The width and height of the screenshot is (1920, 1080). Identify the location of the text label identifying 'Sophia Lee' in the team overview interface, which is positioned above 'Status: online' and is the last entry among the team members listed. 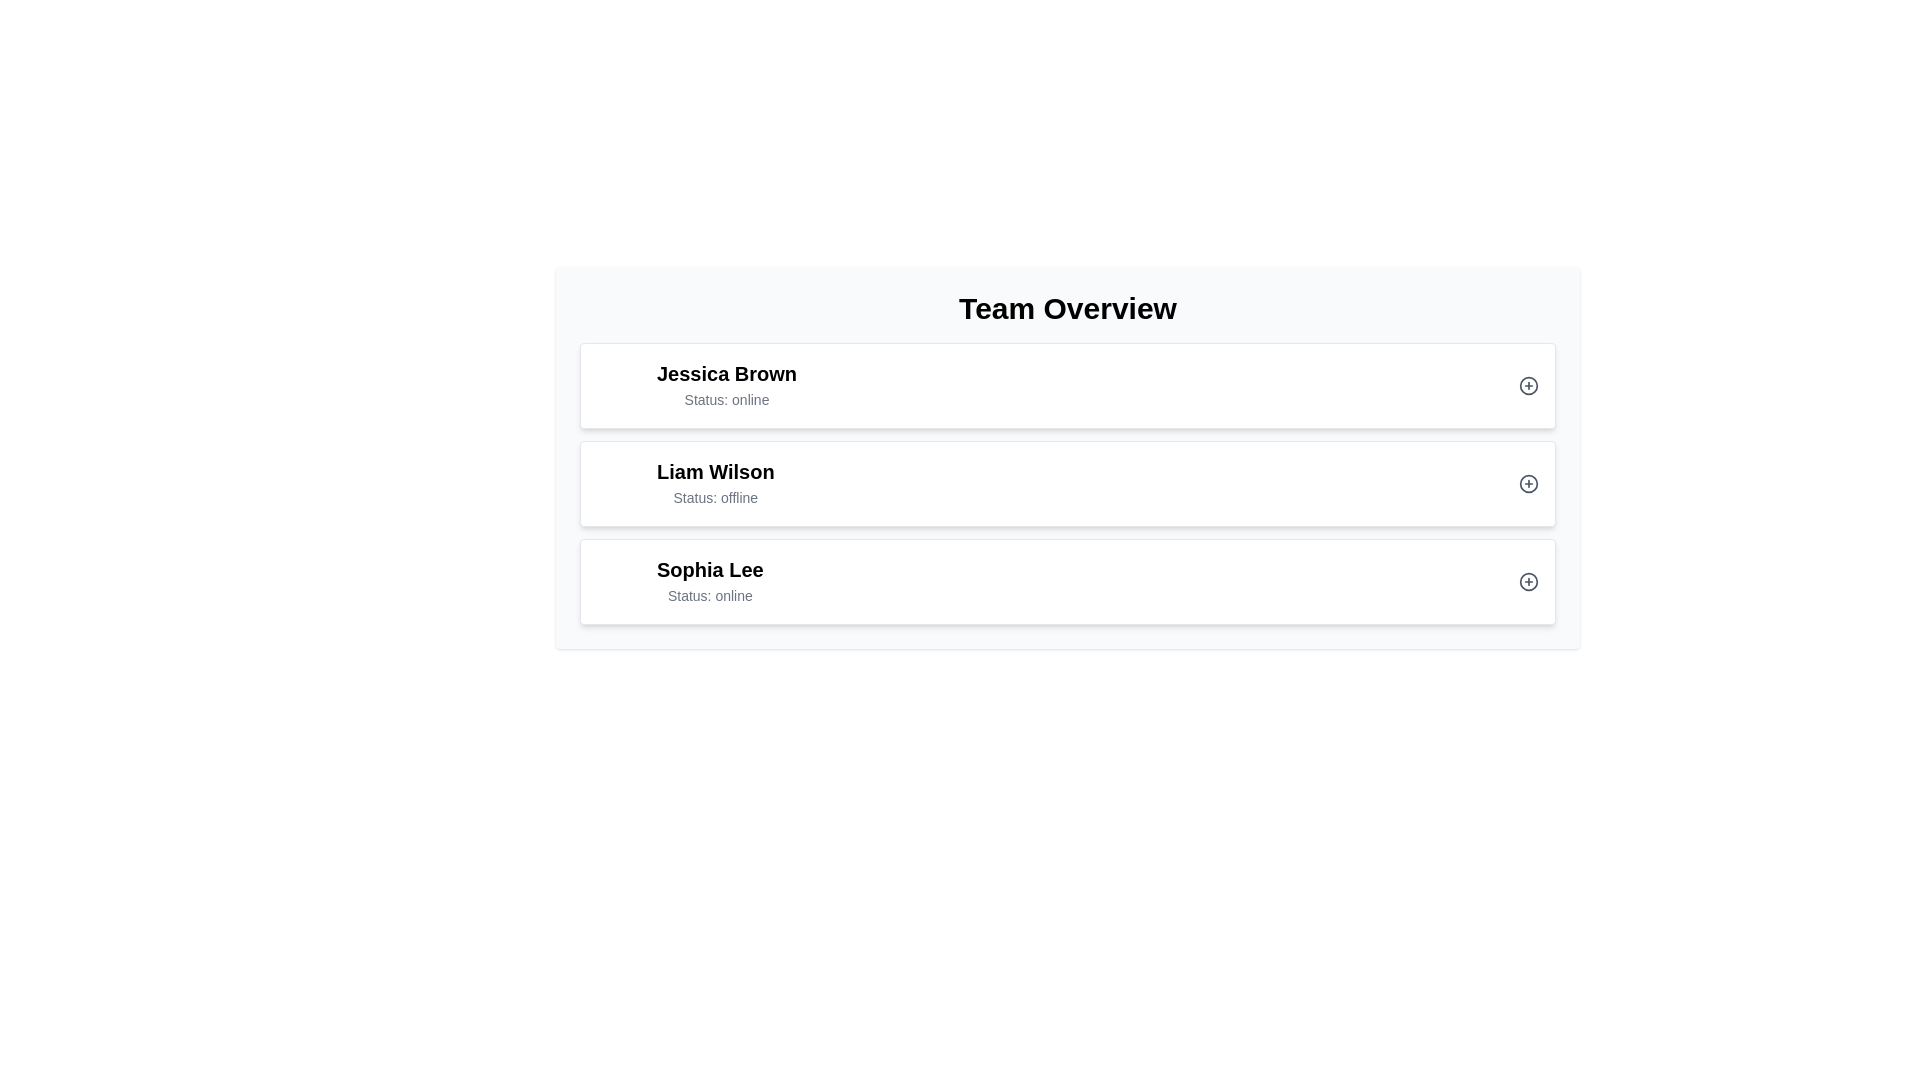
(710, 570).